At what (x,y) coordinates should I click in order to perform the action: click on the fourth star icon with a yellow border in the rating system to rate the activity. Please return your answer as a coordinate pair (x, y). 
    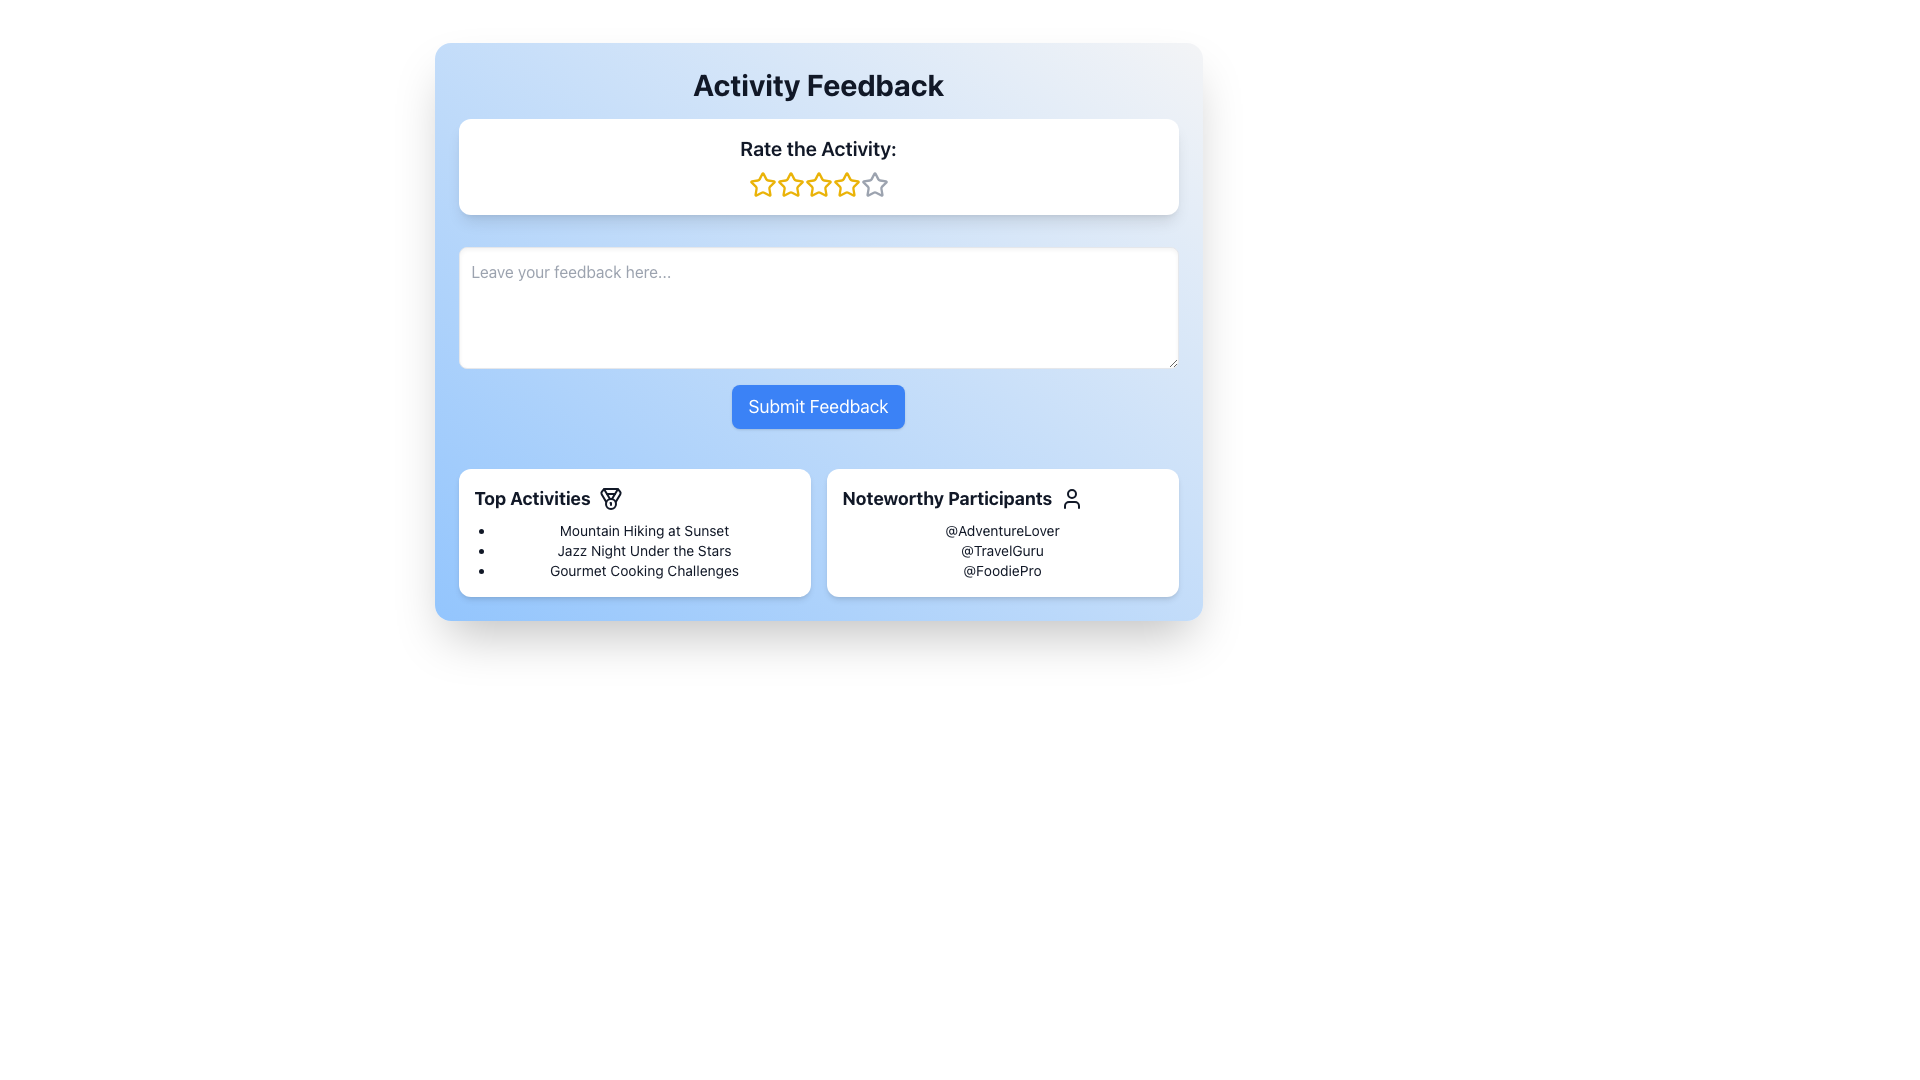
    Looking at the image, I should click on (845, 184).